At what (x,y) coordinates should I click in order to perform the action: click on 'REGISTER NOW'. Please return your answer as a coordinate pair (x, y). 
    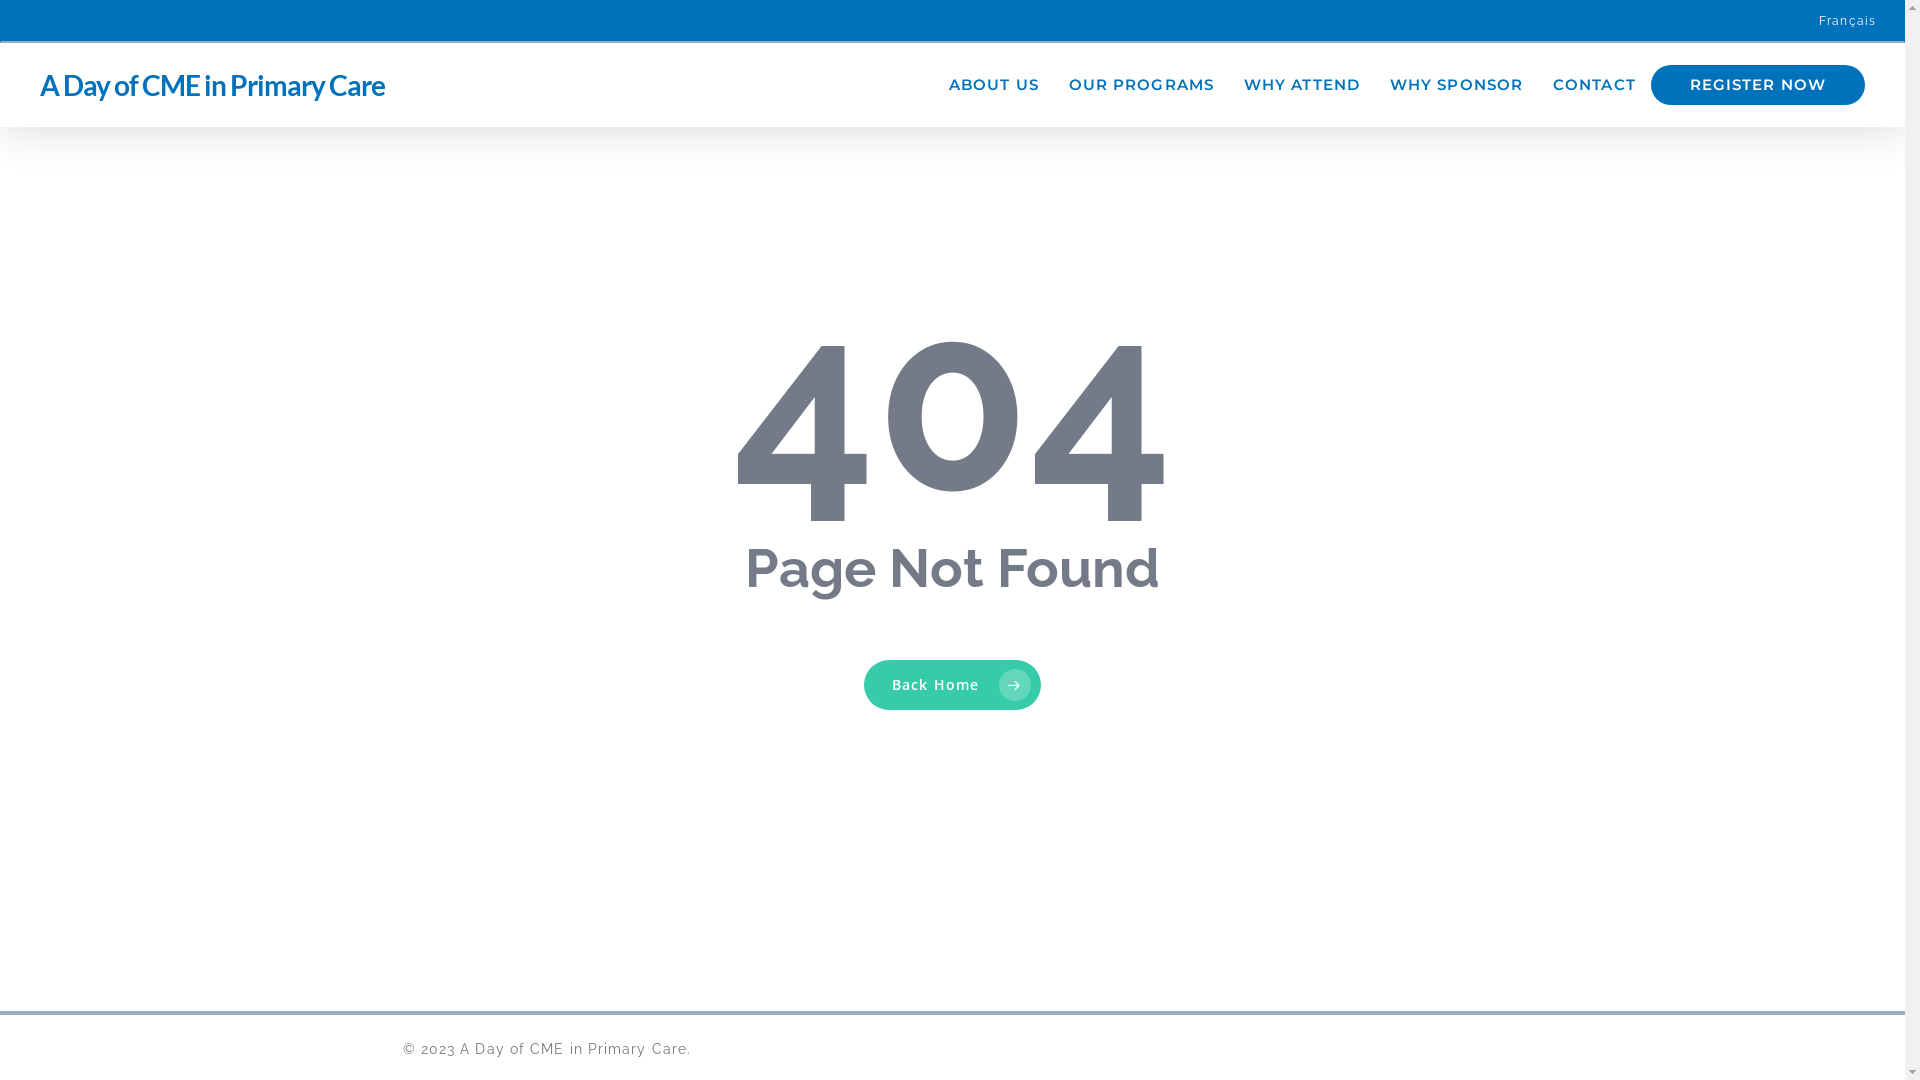
    Looking at the image, I should click on (1756, 83).